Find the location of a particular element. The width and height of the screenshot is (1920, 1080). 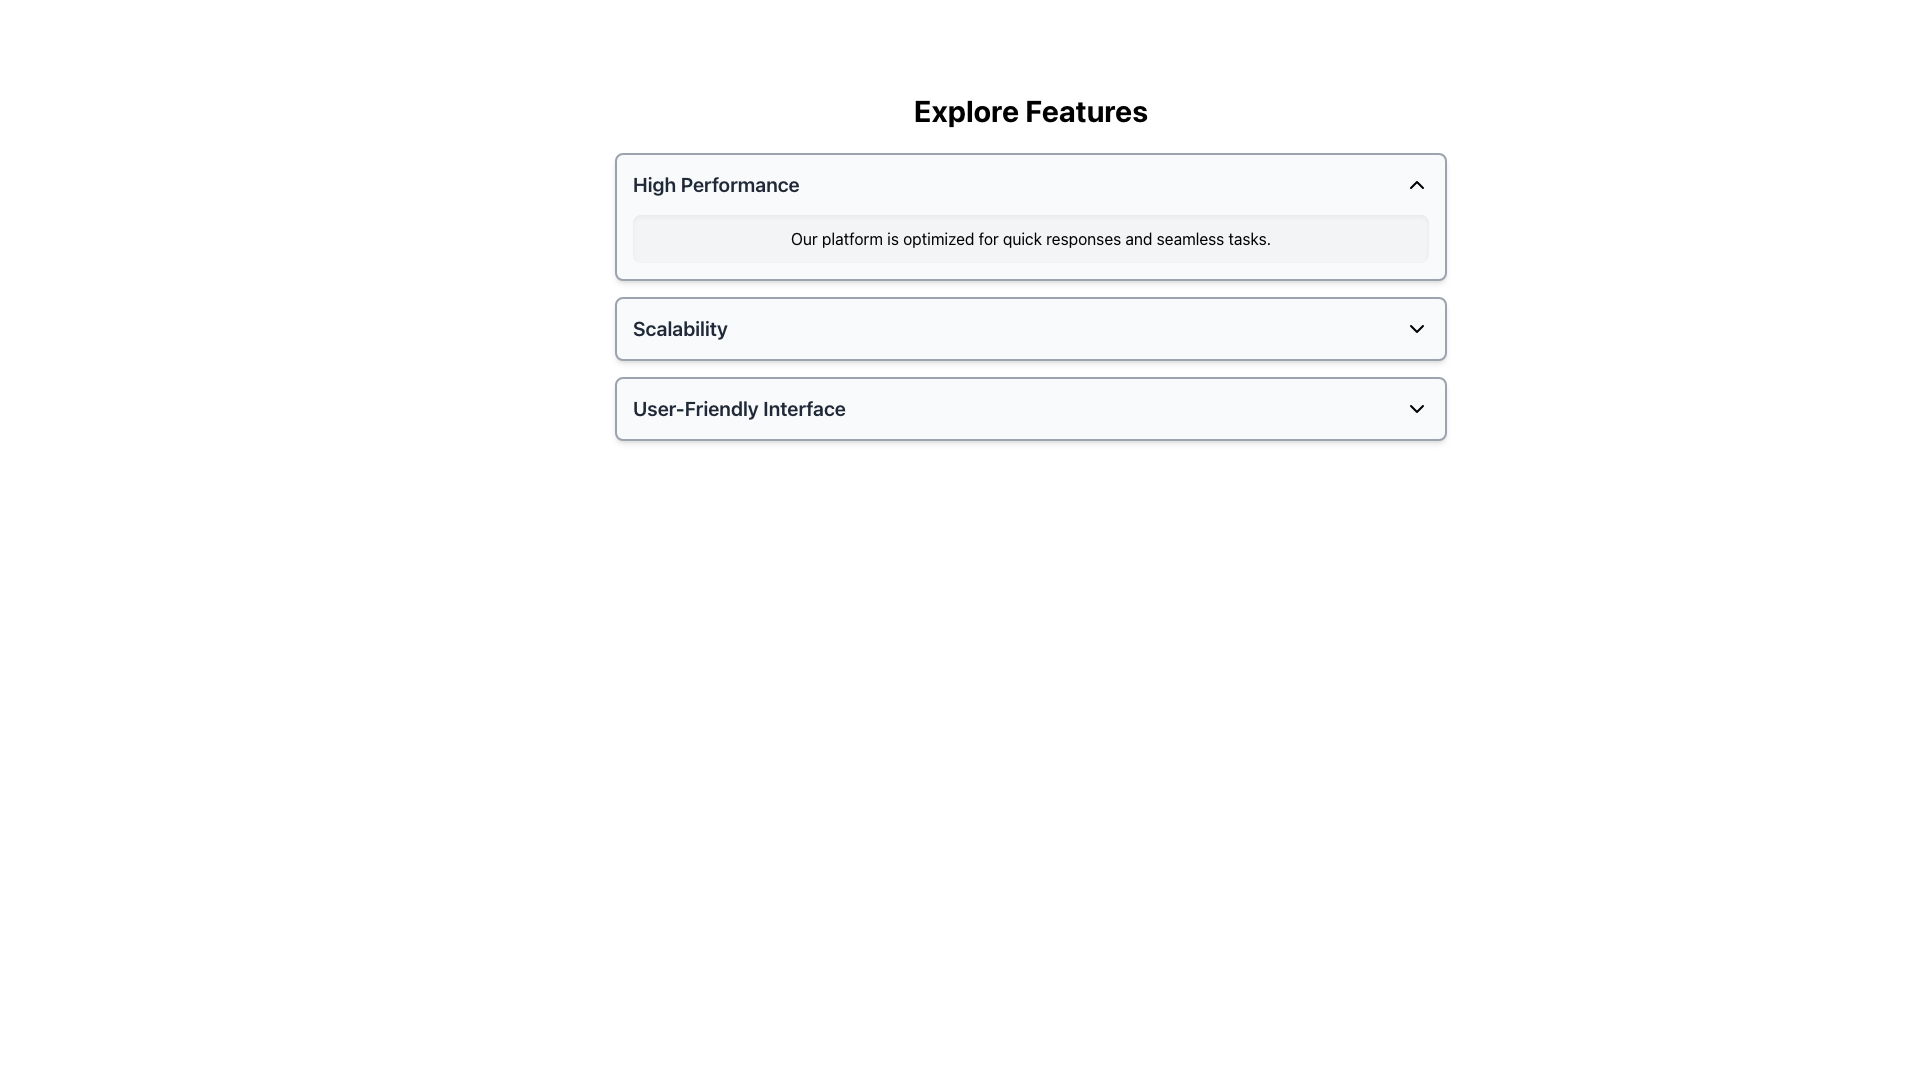

the toggle icon located at the rightmost side of the 'High Performance' section header is located at coordinates (1415, 185).